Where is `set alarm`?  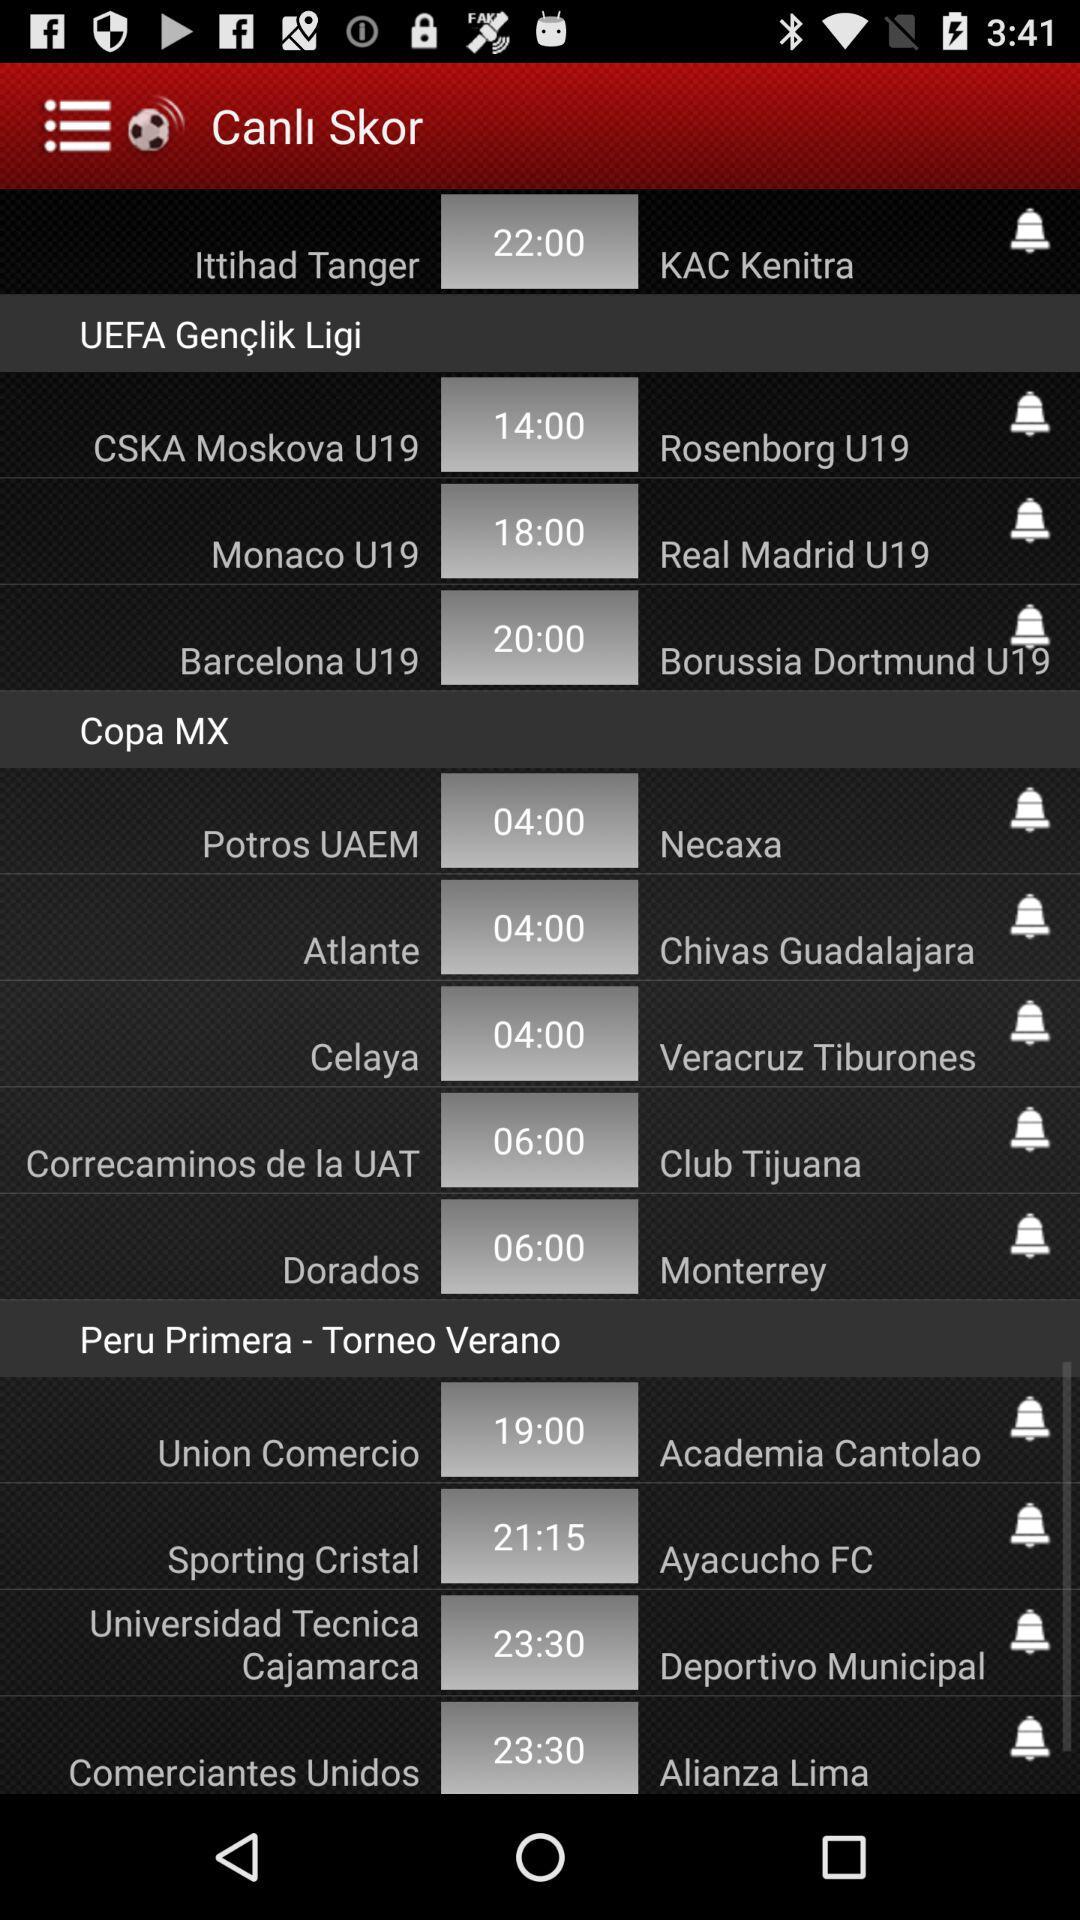
set alarm is located at coordinates (1029, 1418).